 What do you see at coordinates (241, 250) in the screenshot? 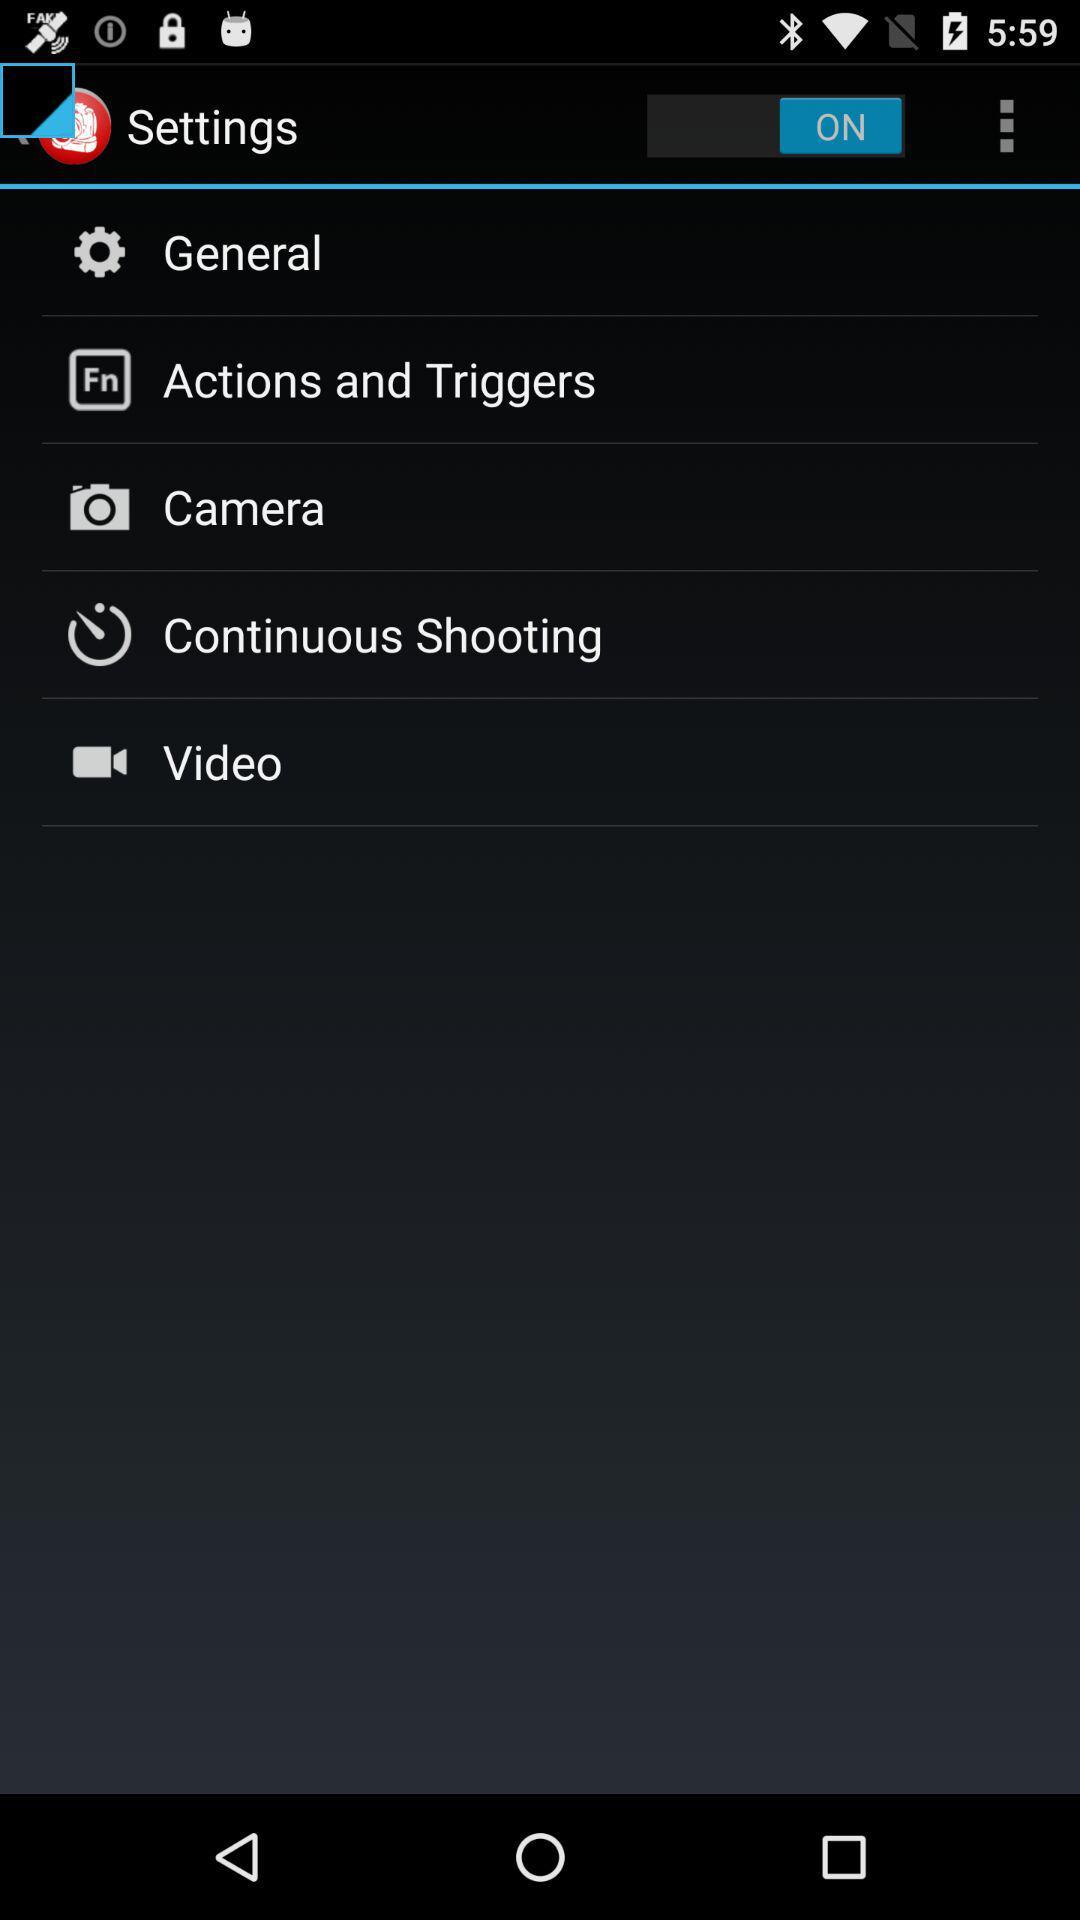
I see `item below the settings item` at bounding box center [241, 250].